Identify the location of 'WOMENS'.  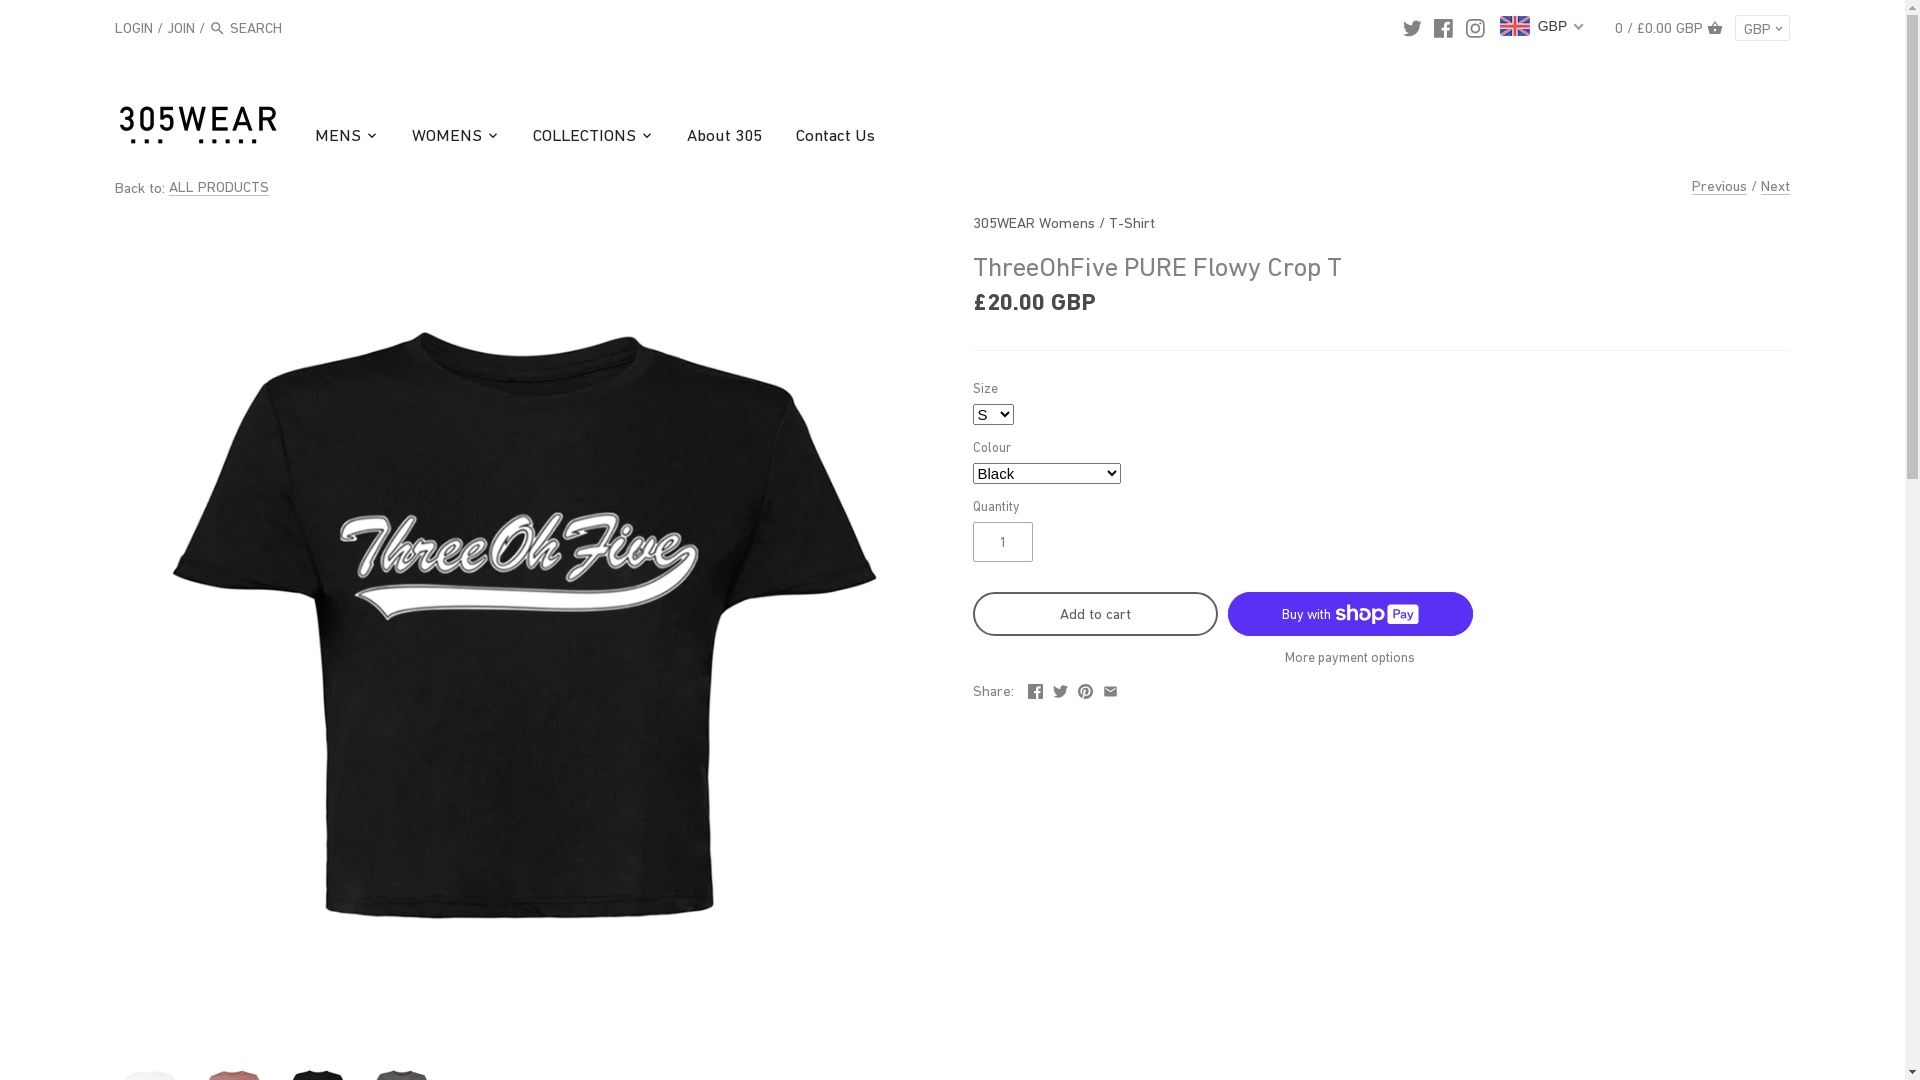
(445, 137).